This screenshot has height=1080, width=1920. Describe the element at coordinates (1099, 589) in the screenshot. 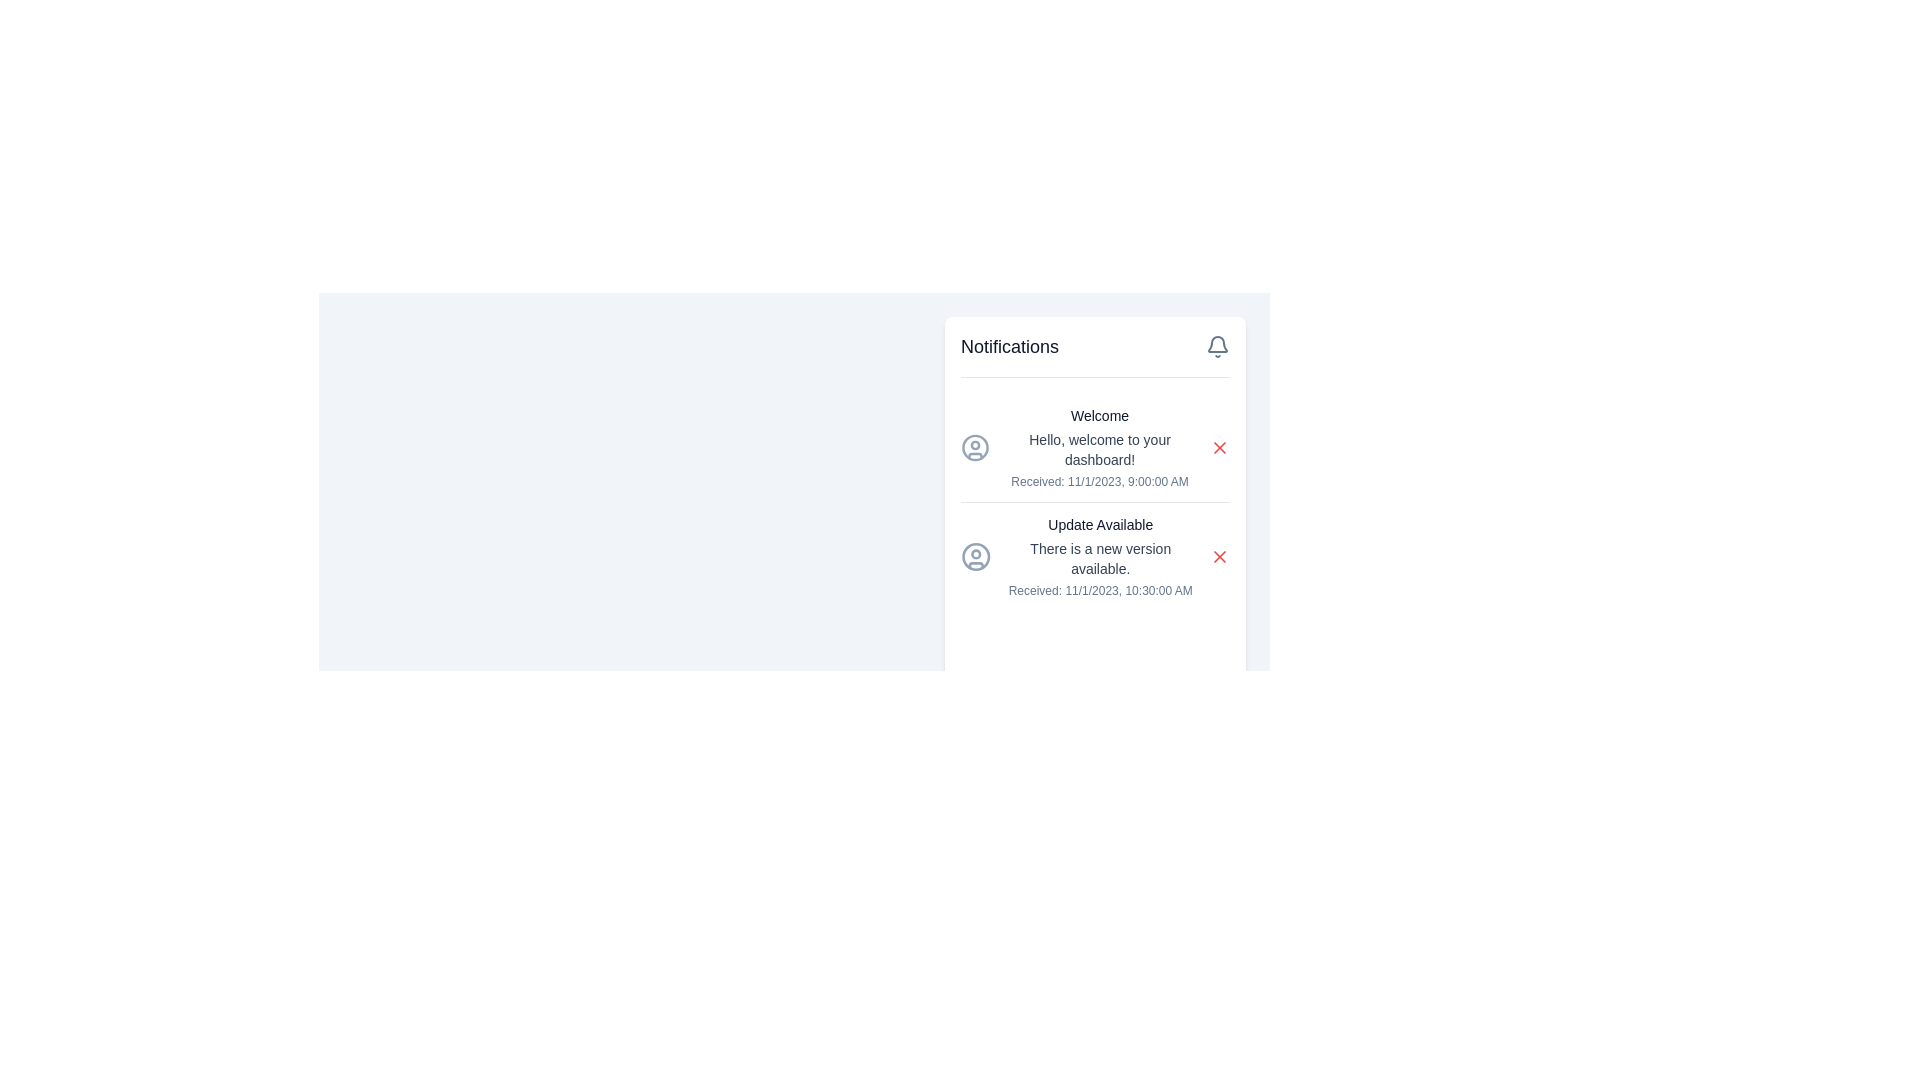

I see `displayed timestamp 'Received: 11/1/2023, 10:30:00 AM' from the text label positioned below the notification 'There is a new version available.'` at that location.